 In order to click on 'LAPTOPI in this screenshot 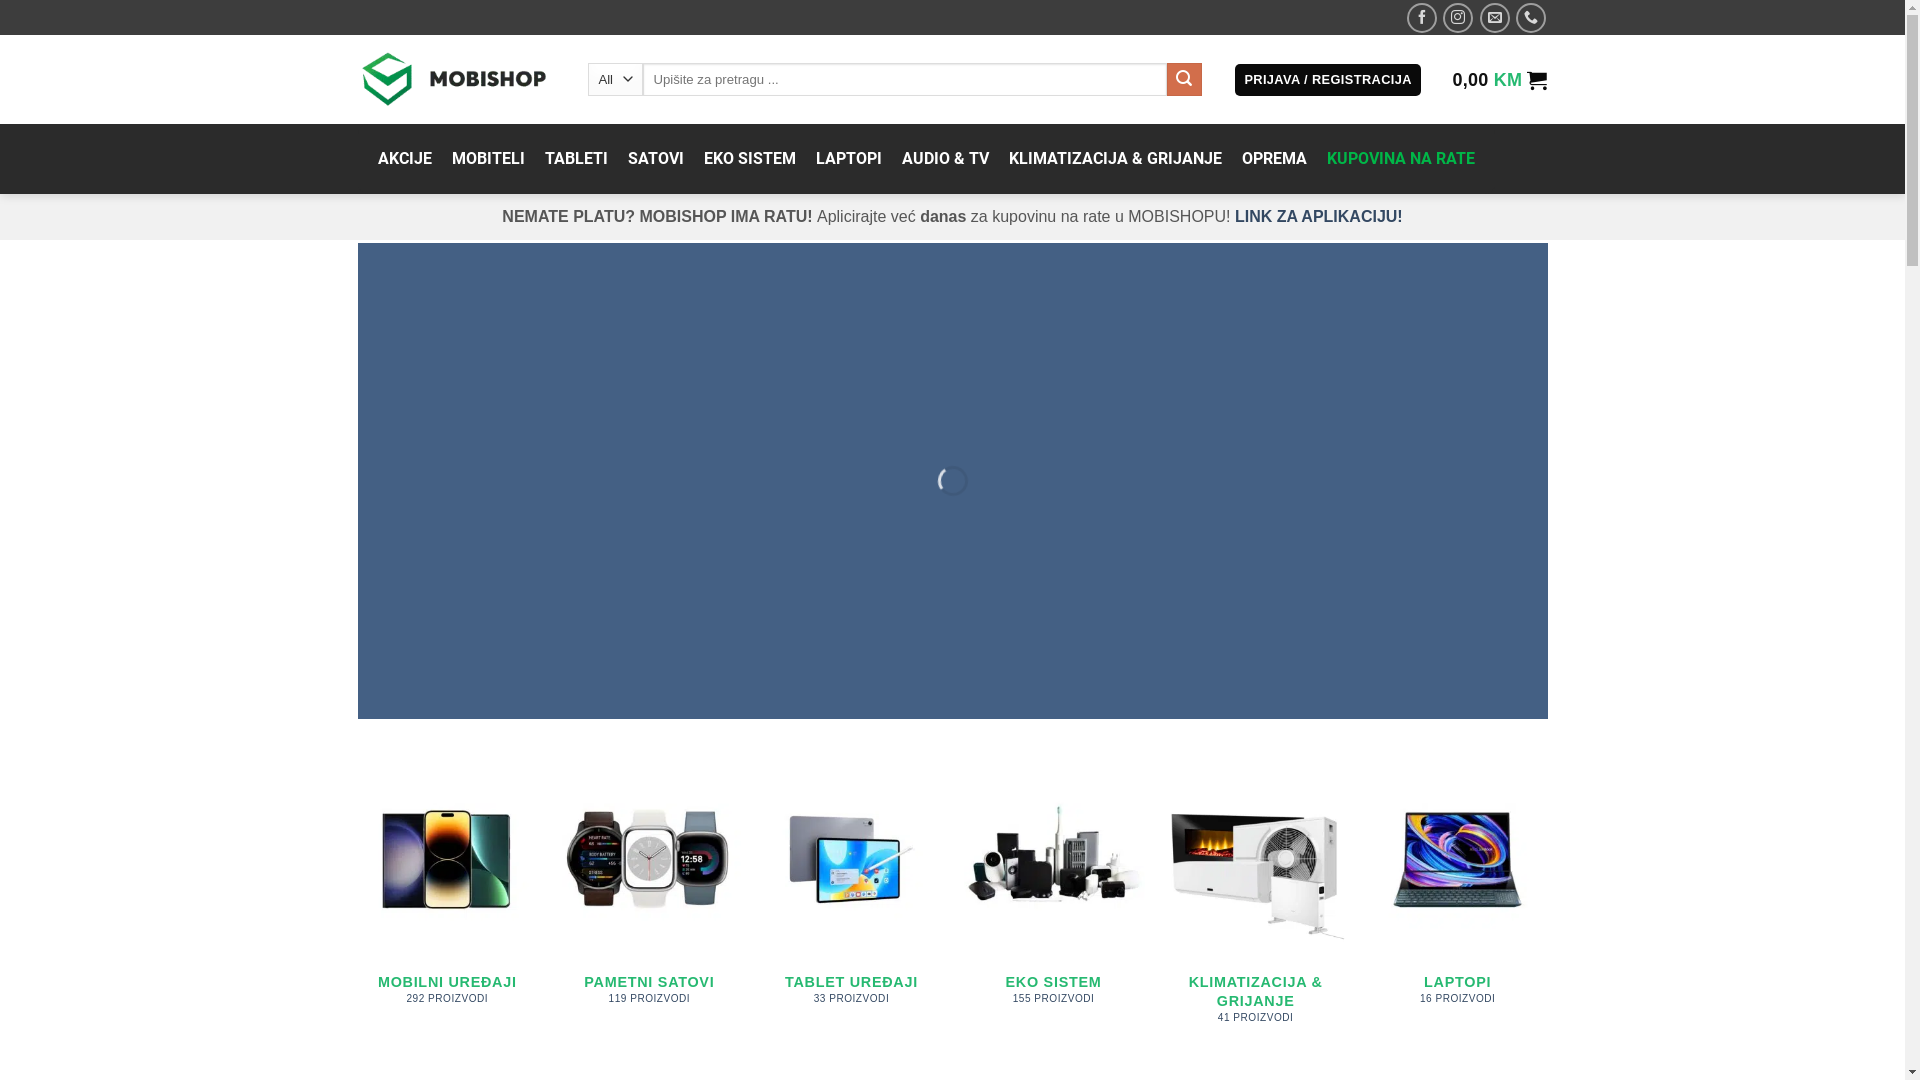, I will do `click(1457, 893)`.